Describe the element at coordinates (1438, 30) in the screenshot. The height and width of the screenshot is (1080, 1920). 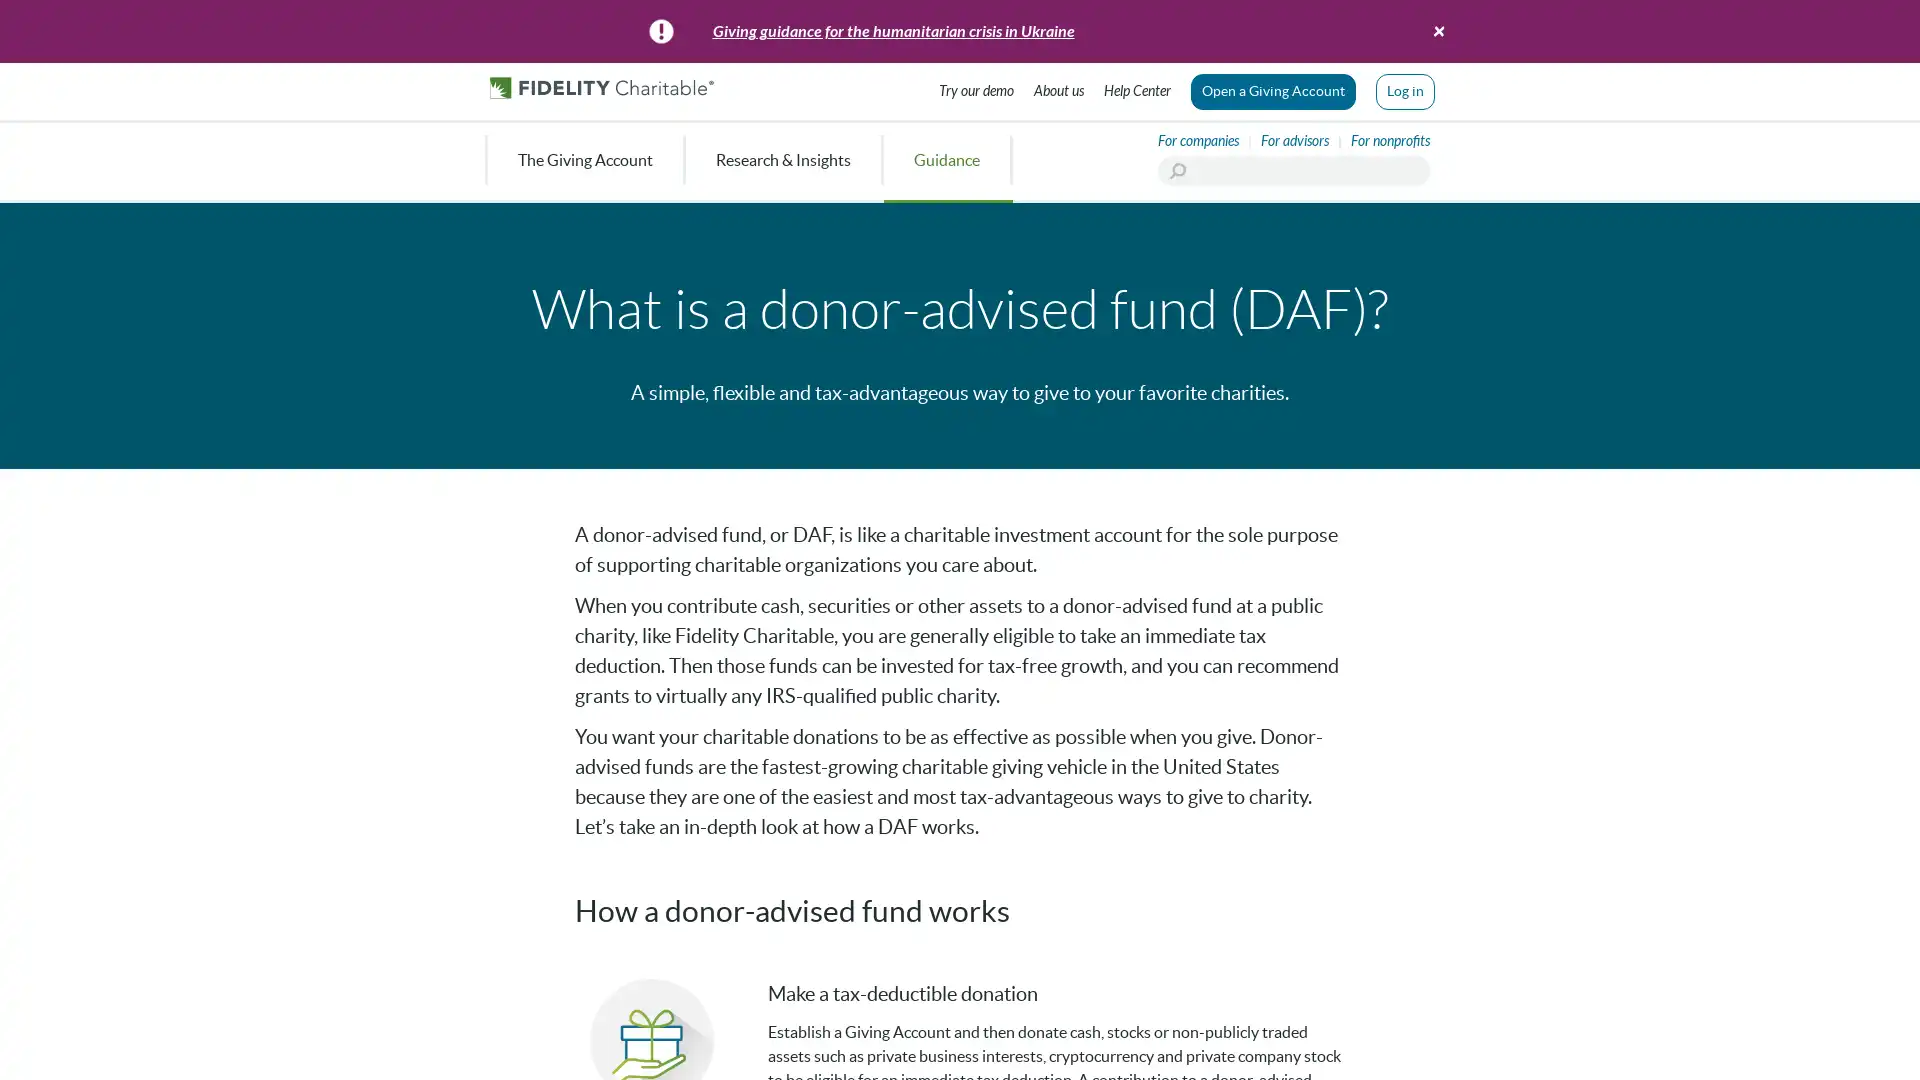
I see `Close banner` at that location.